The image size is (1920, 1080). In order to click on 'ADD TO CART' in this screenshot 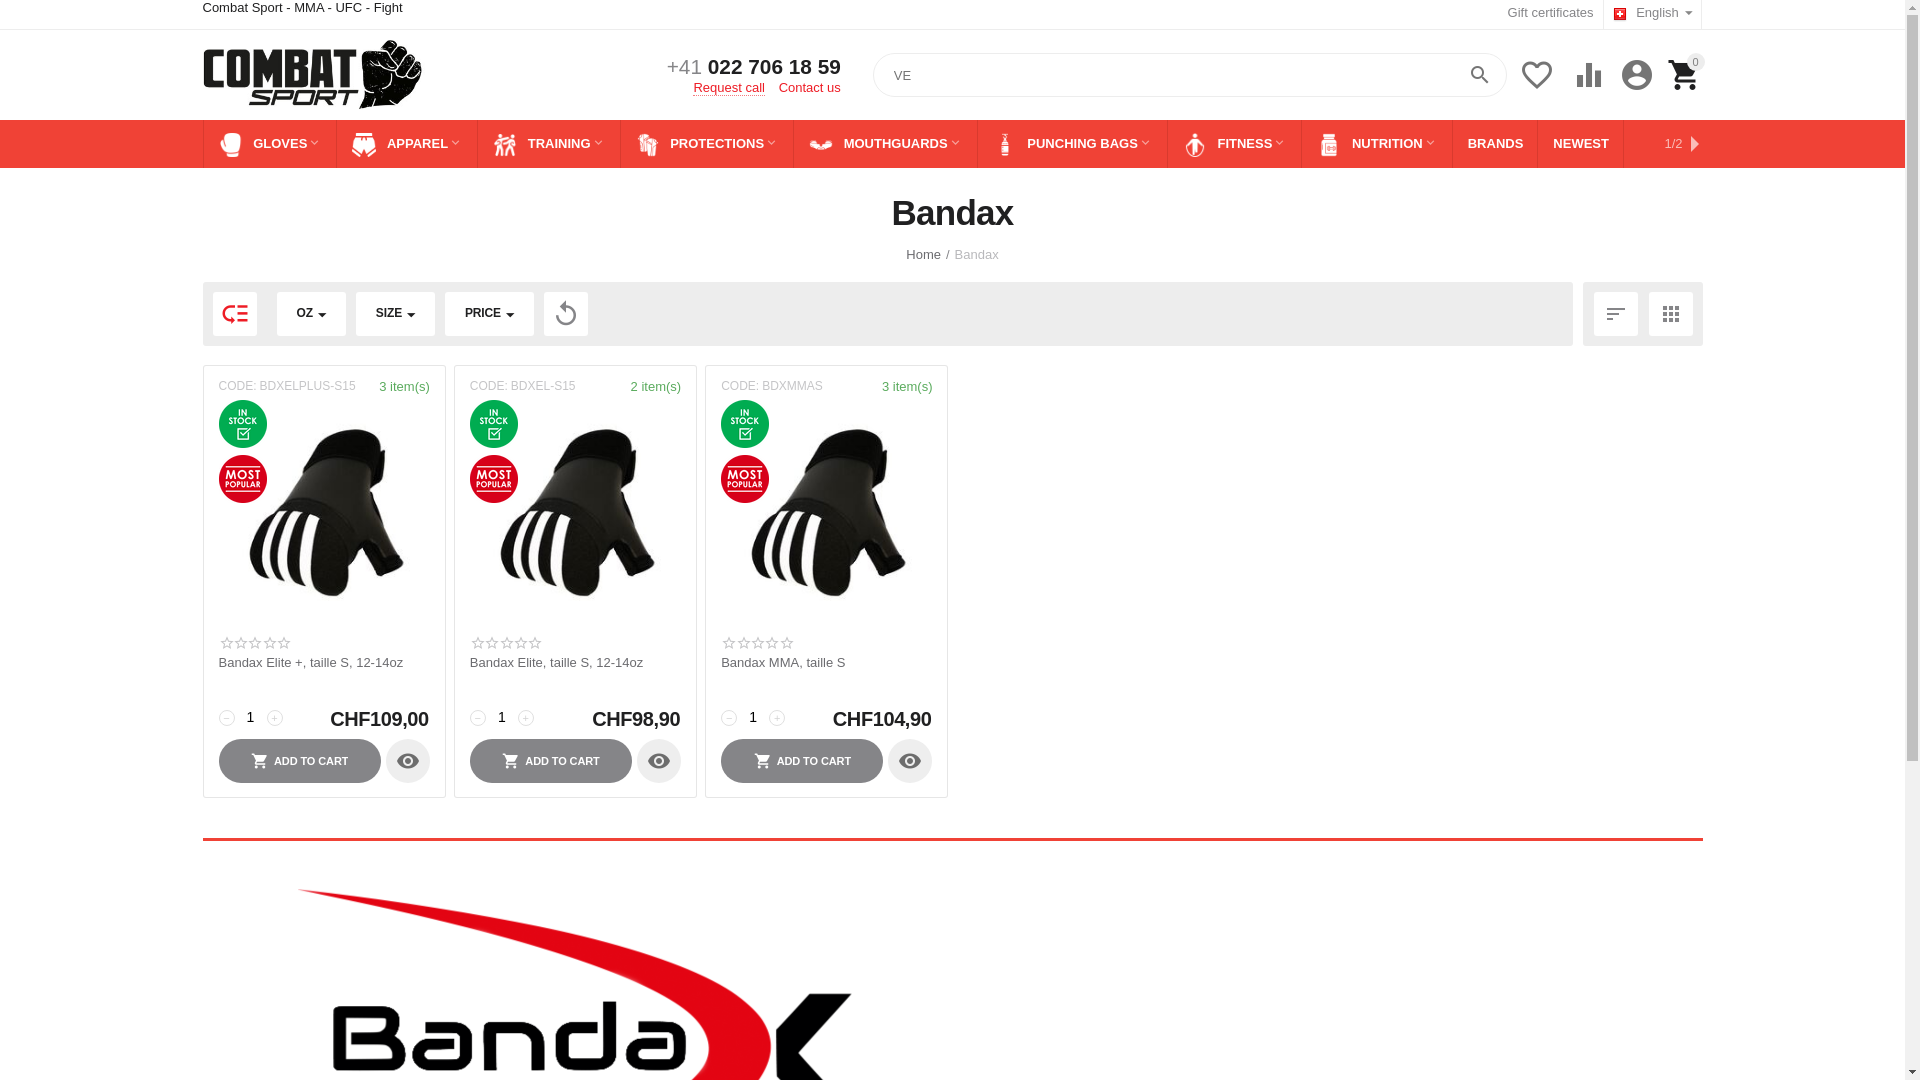, I will do `click(551, 760)`.